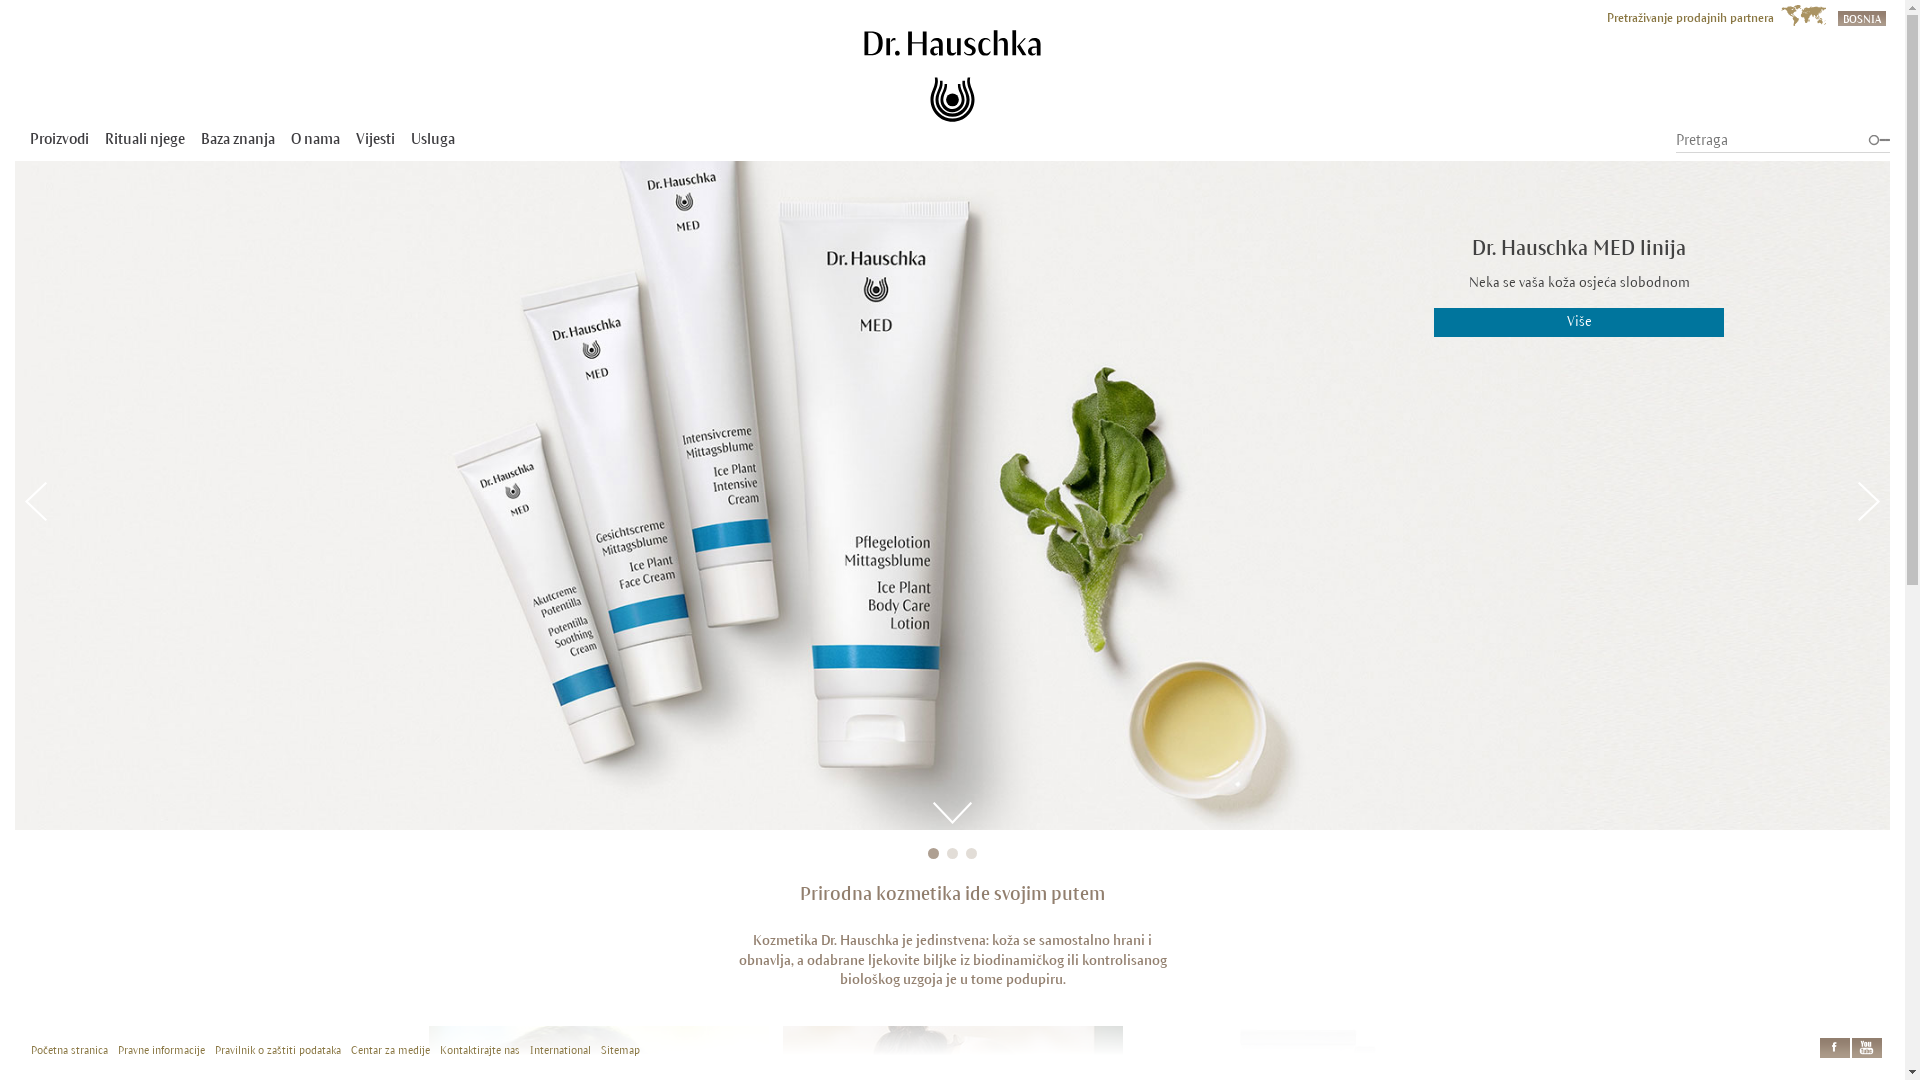  I want to click on 'Pravne informacije', so click(161, 1049).